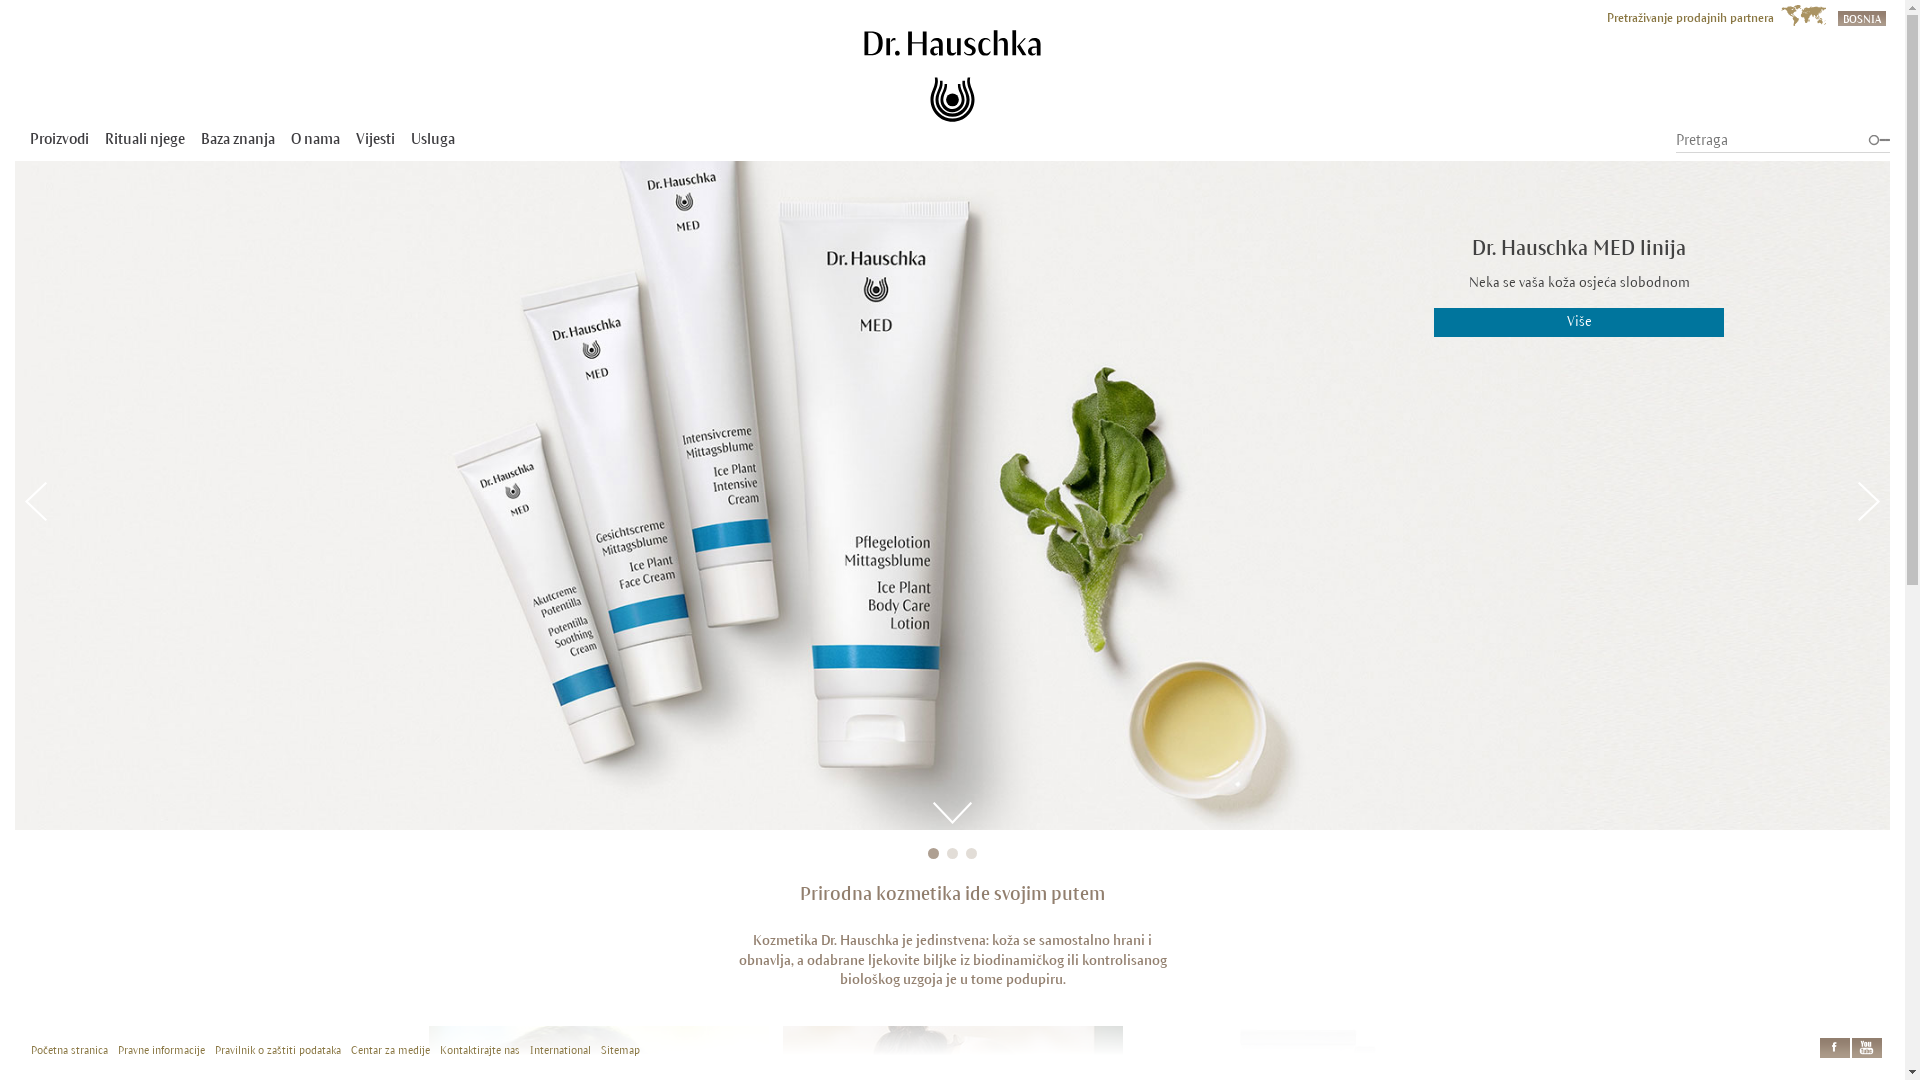  I want to click on 'Pravne informacije', so click(161, 1049).